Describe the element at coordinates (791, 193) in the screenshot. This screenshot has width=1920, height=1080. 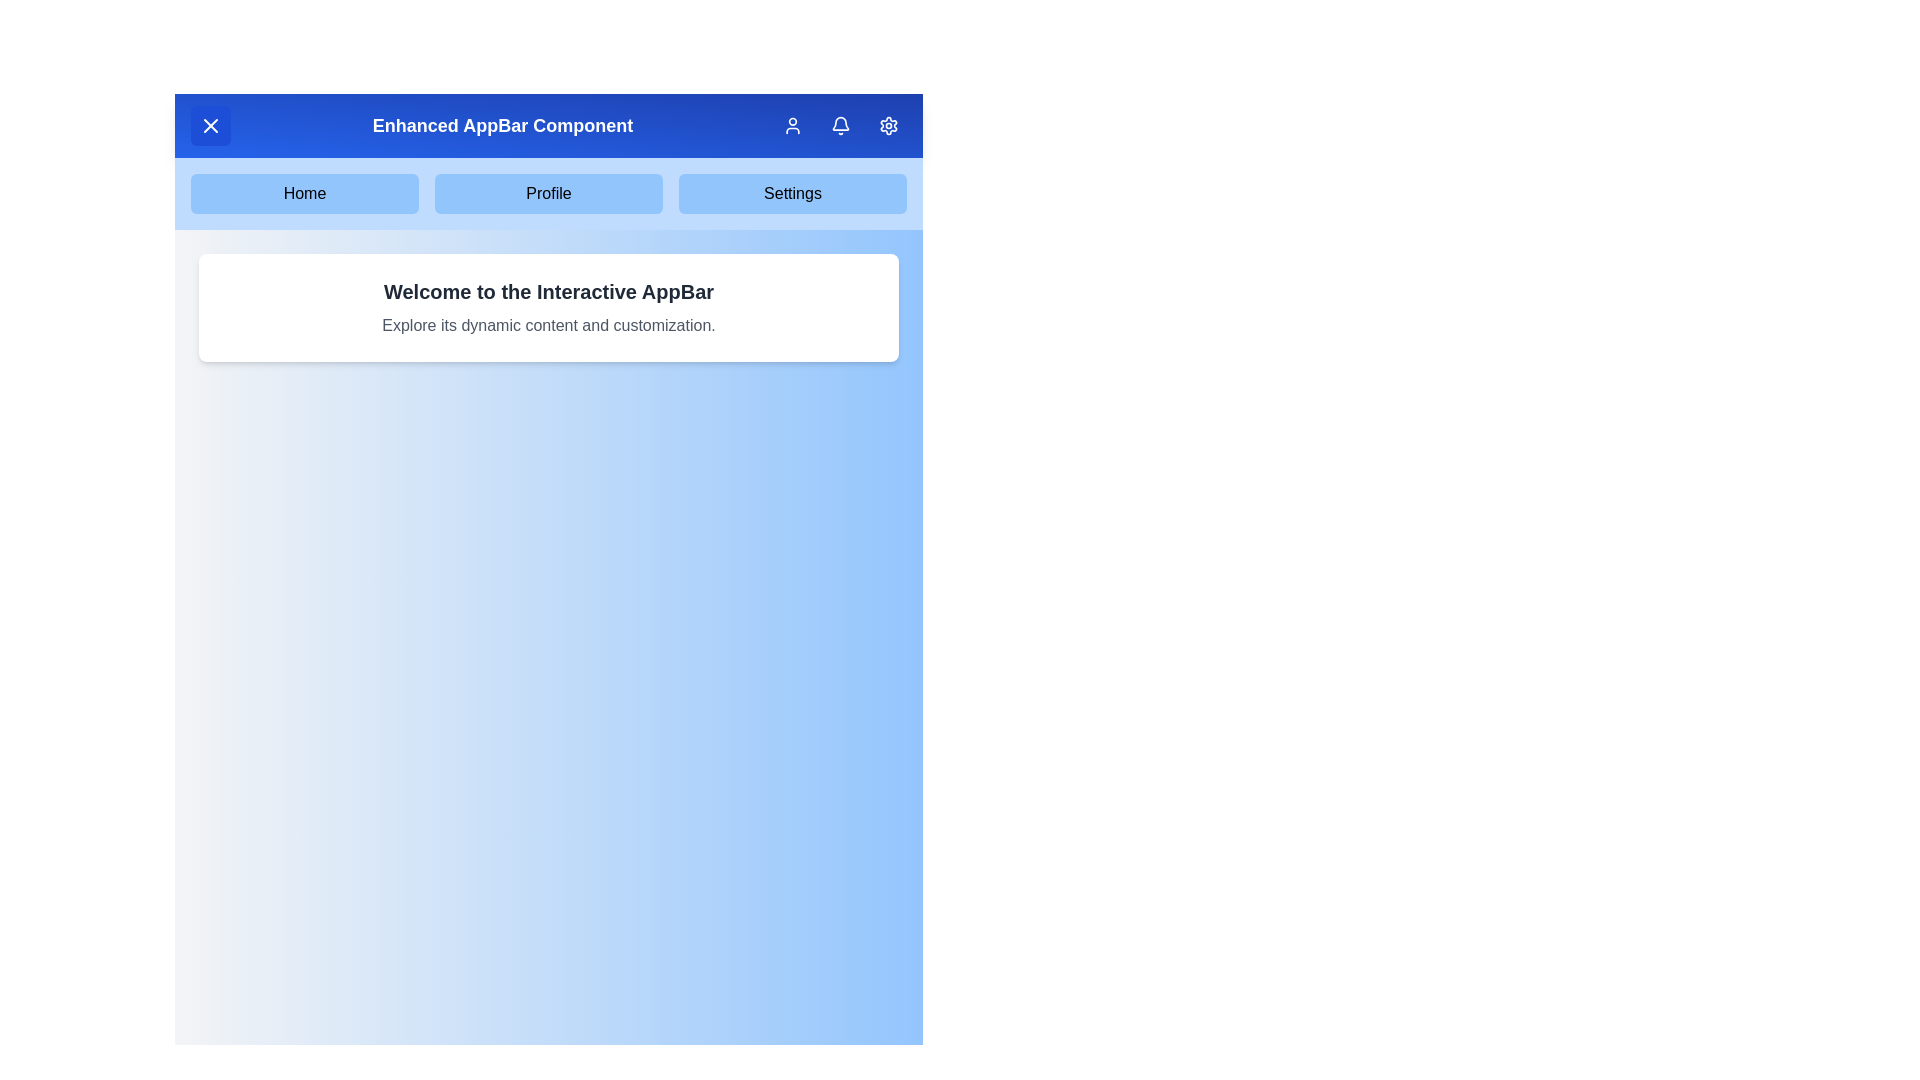
I see `the Settings navigation menu item` at that location.